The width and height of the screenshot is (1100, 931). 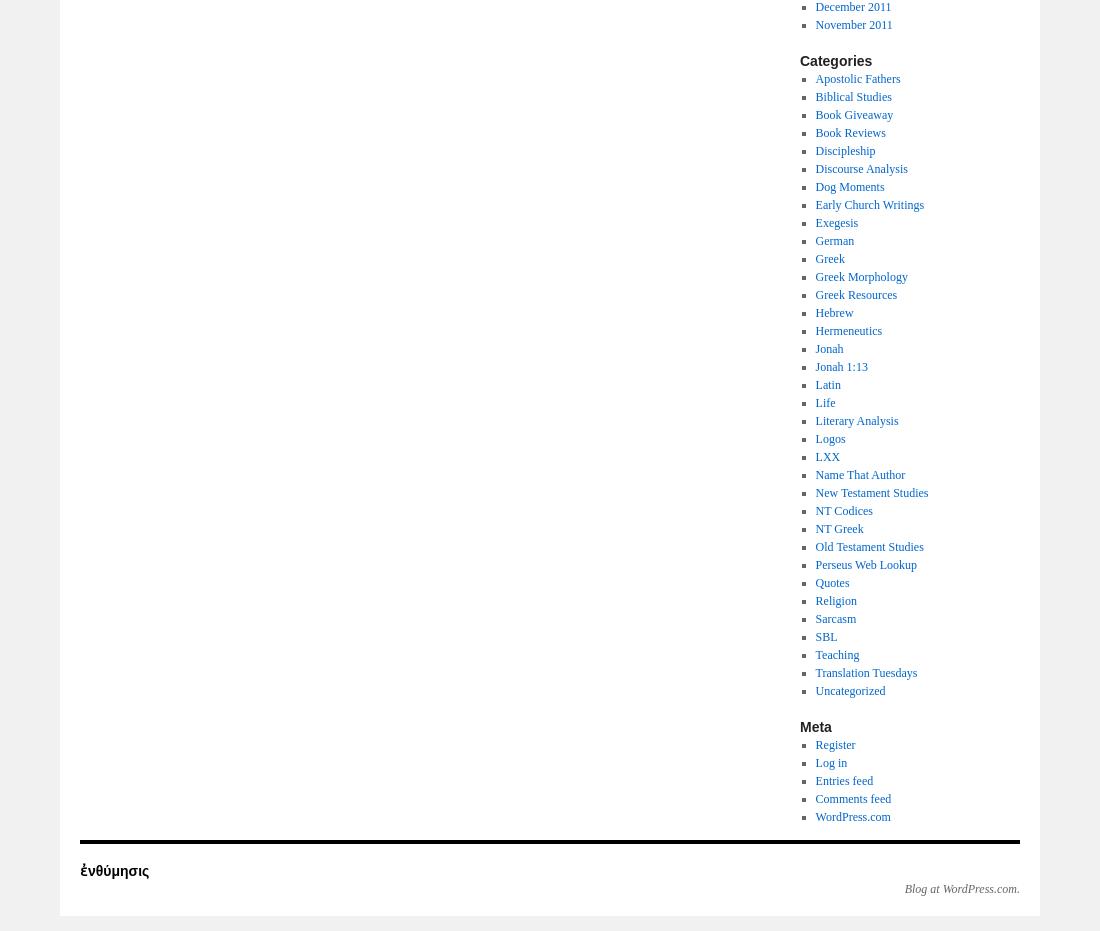 I want to click on 'Discipleship', so click(x=844, y=150).